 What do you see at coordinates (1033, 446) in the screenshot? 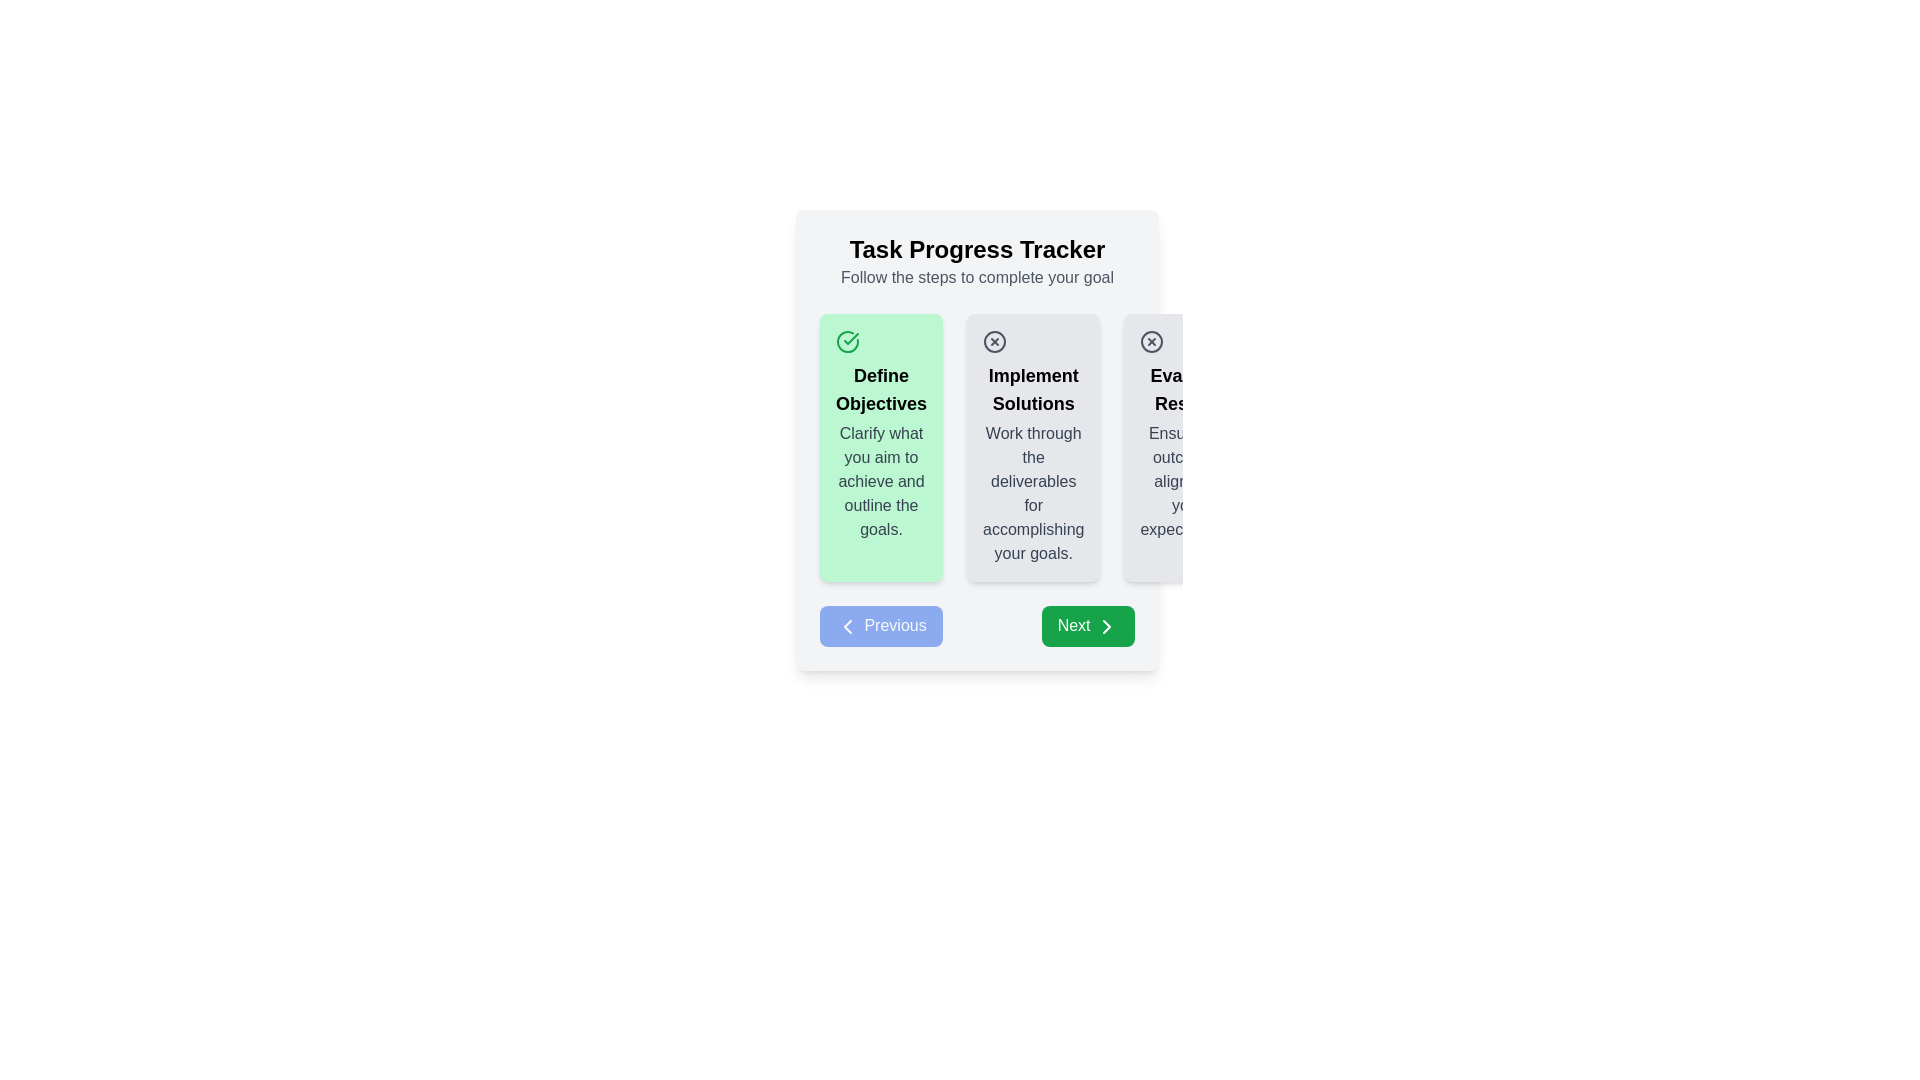
I see `the informational card that provides guidance on the 'Implement Solutions' stage, located in the middle of a horizontal sequence of three cards in the task progress tracker interface` at bounding box center [1033, 446].